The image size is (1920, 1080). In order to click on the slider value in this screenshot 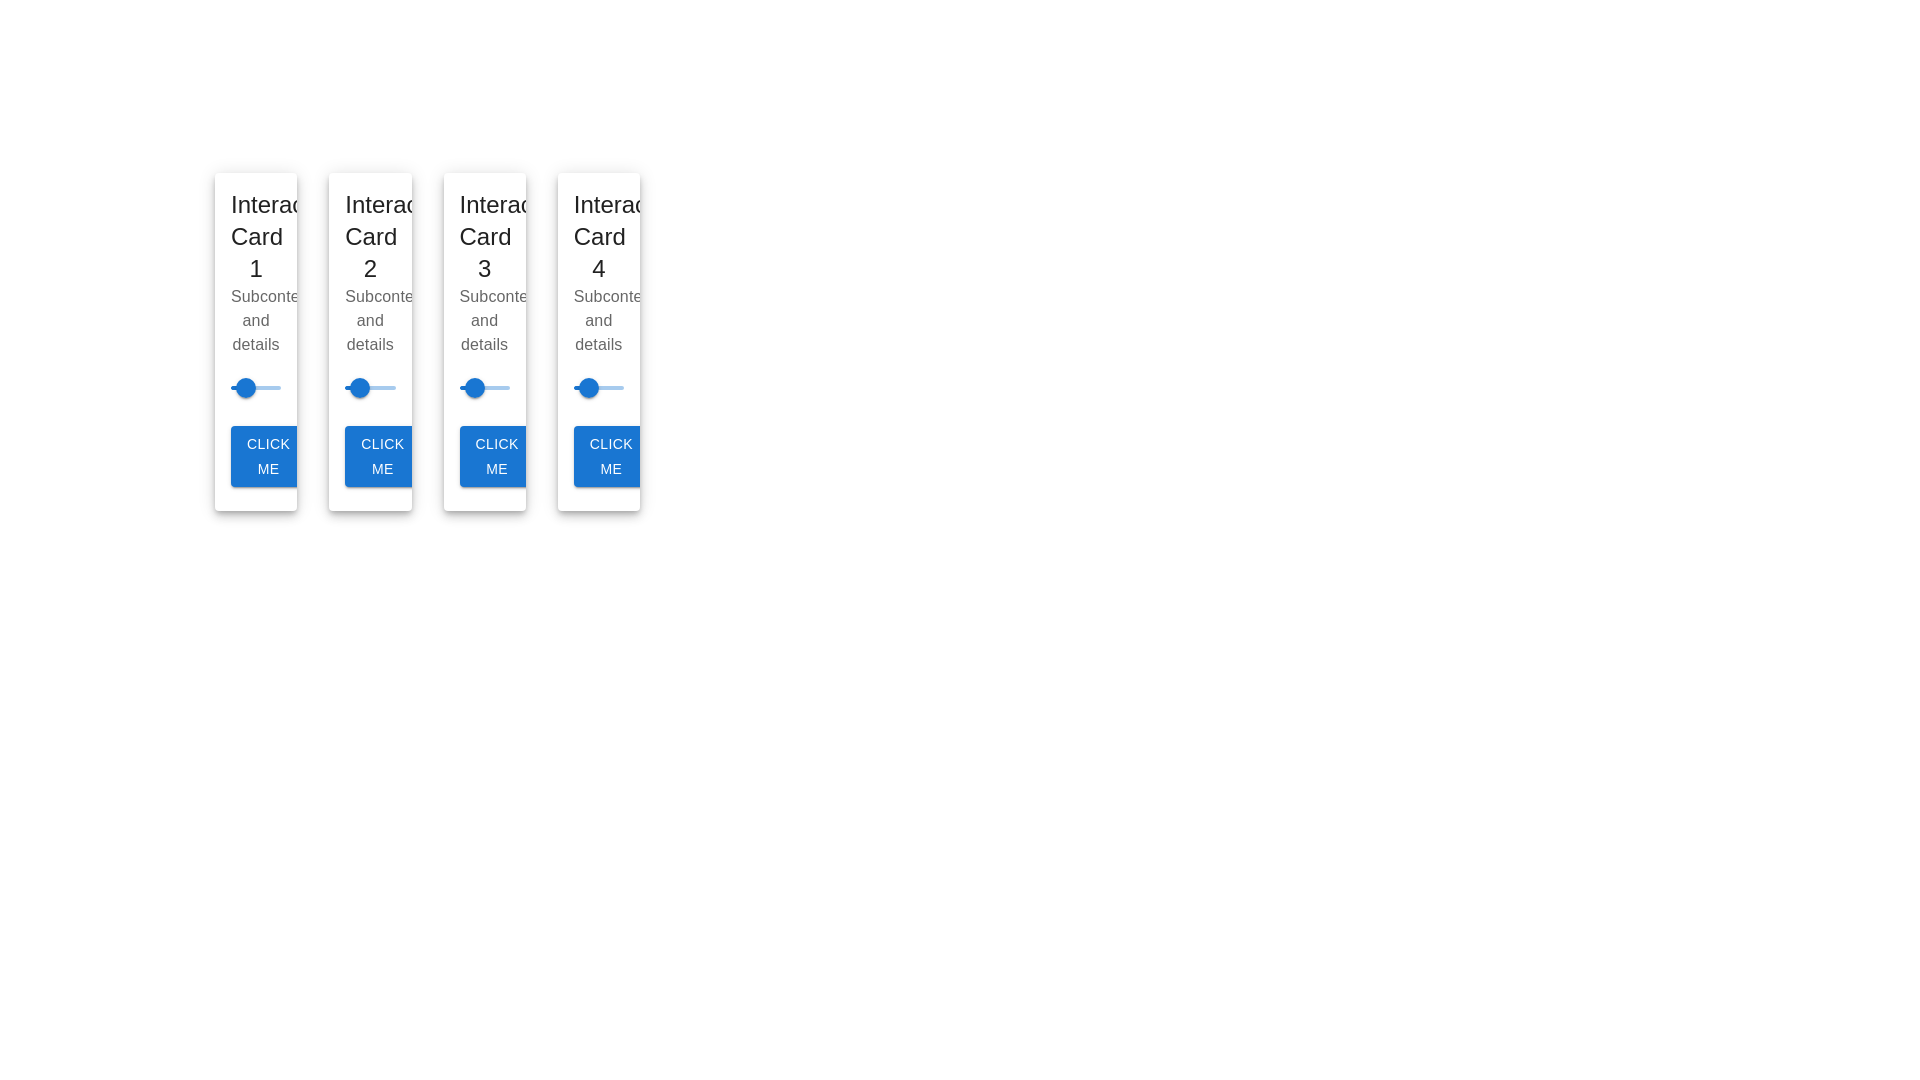, I will do `click(241, 388)`.